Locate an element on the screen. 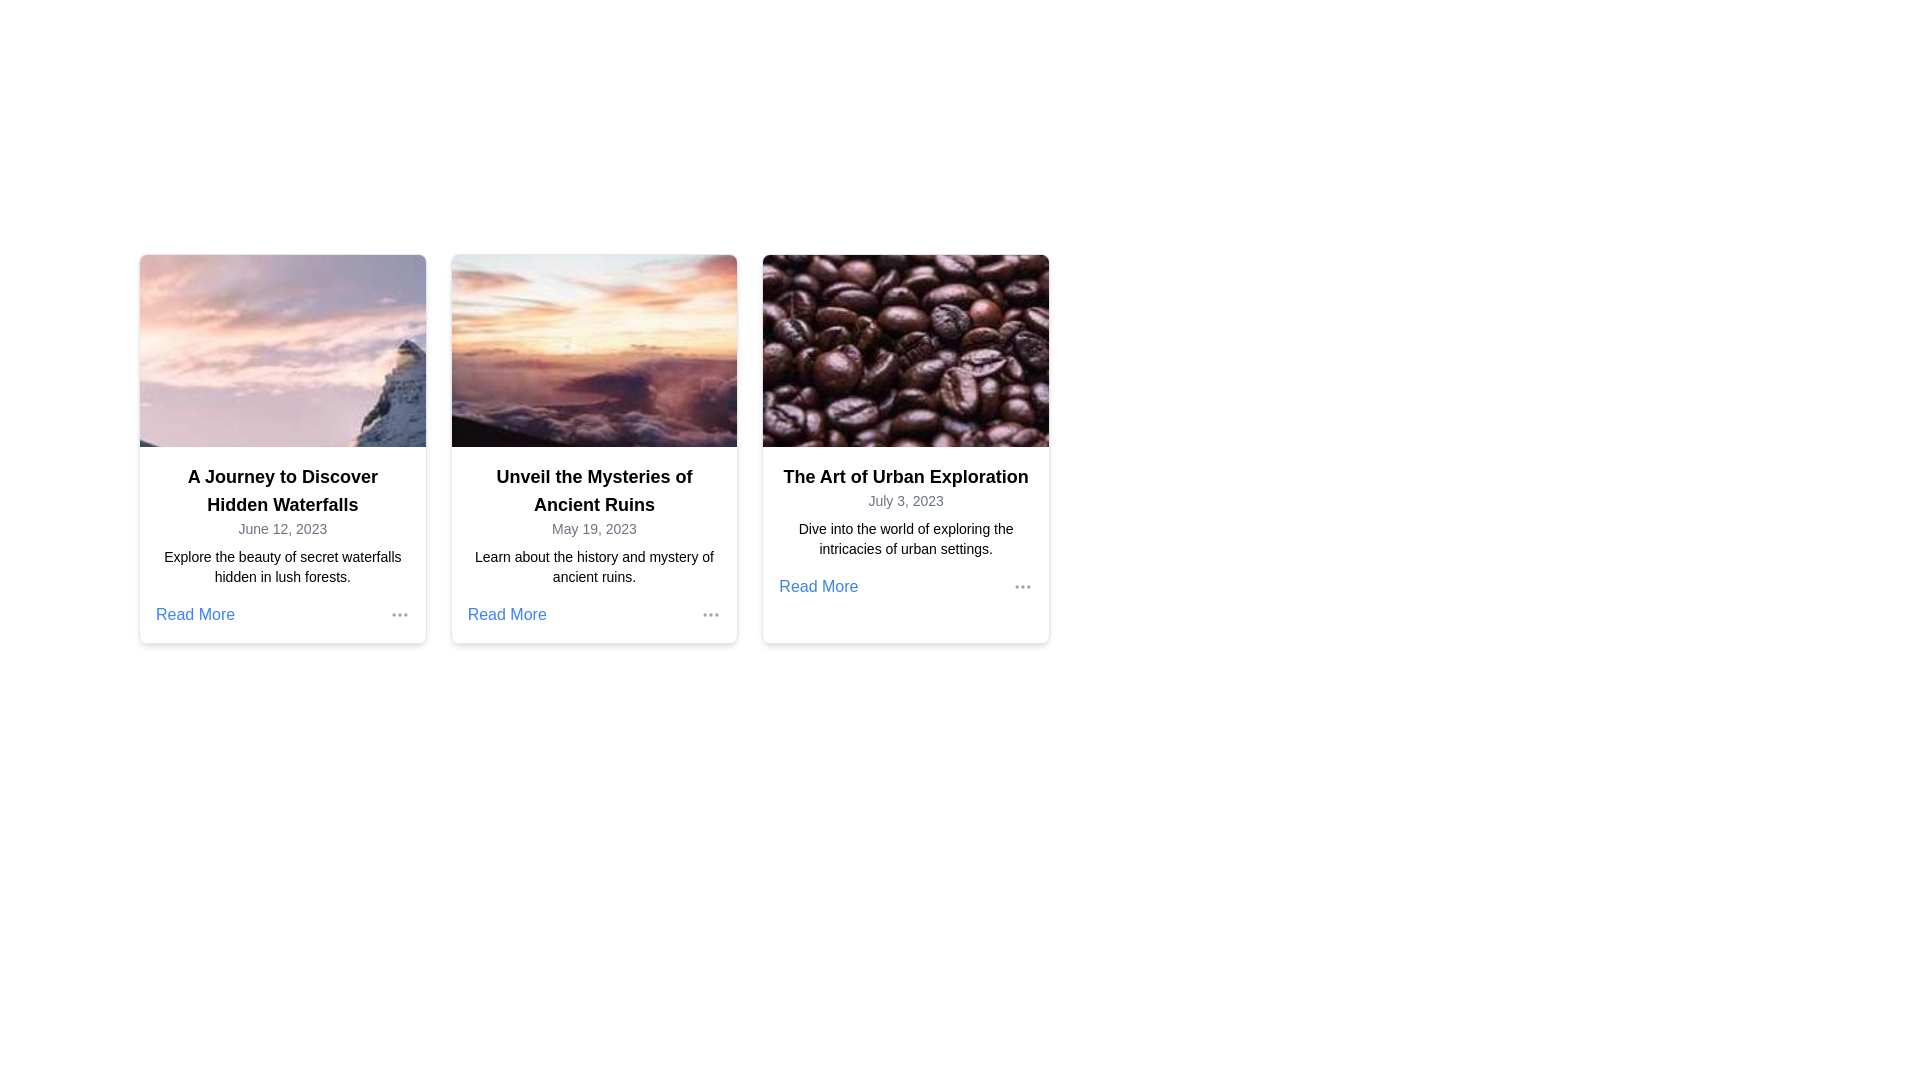 The image size is (1920, 1080). the static text field displaying the date 'July 3, 2023' located beneath the header 'The Art of Urban Exploration' is located at coordinates (905, 500).